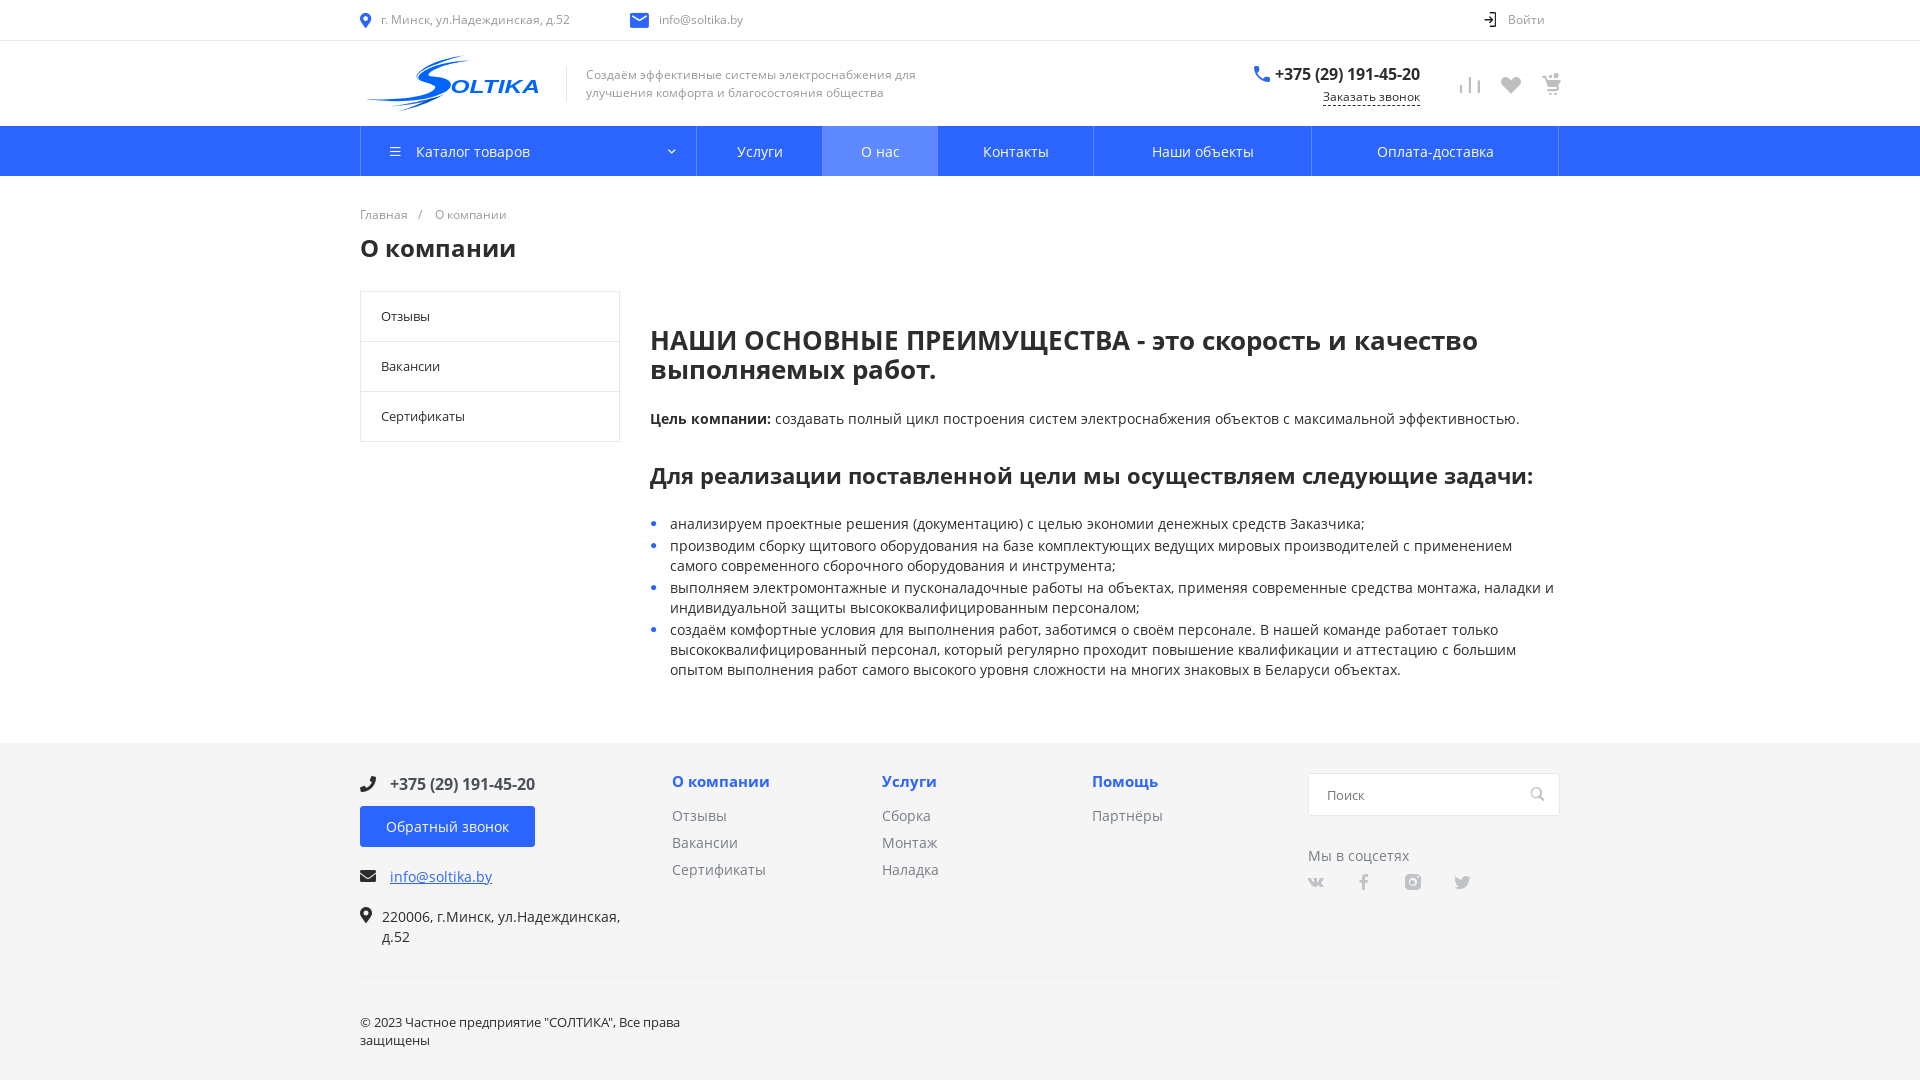 Image resolution: width=1920 pixels, height=1080 pixels. I want to click on '+375 (29) 191-45-20', so click(461, 782).